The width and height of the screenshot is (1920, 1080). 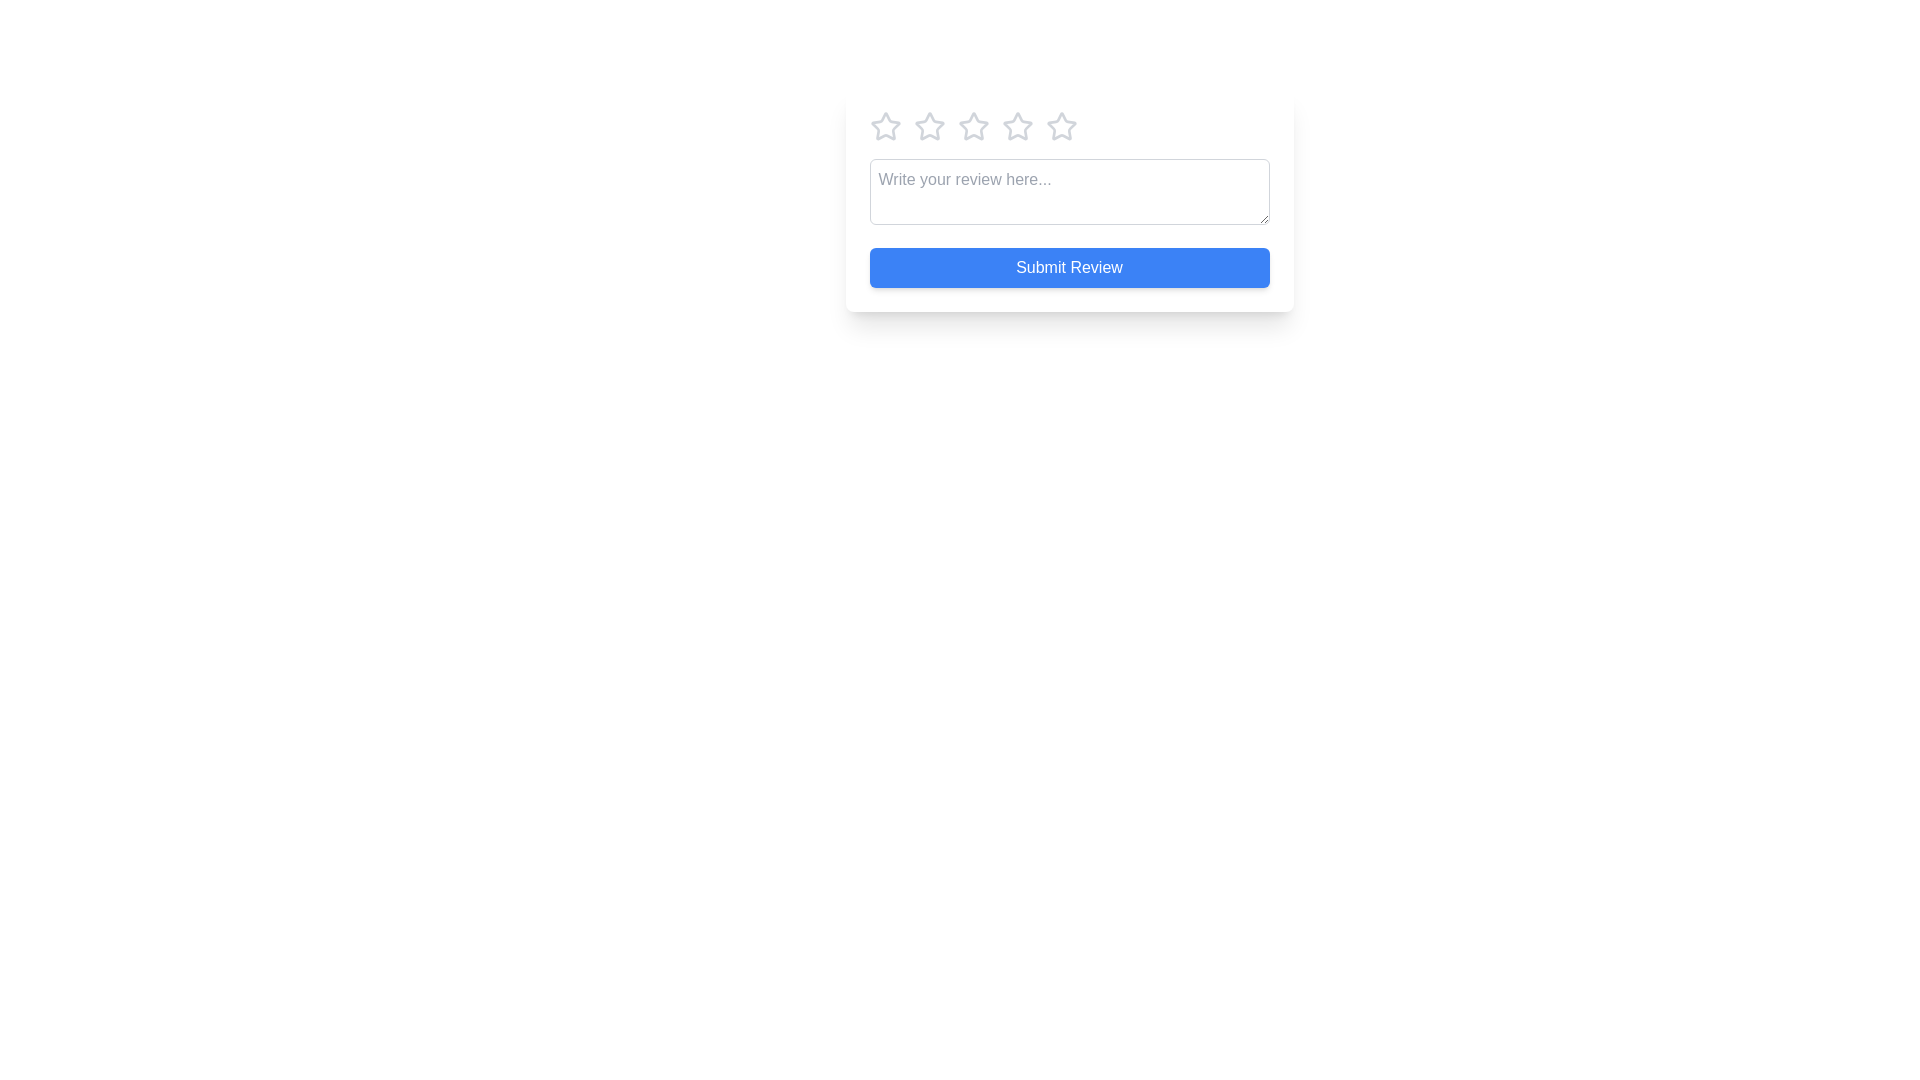 What do you see at coordinates (884, 127) in the screenshot?
I see `the first star in the rating component` at bounding box center [884, 127].